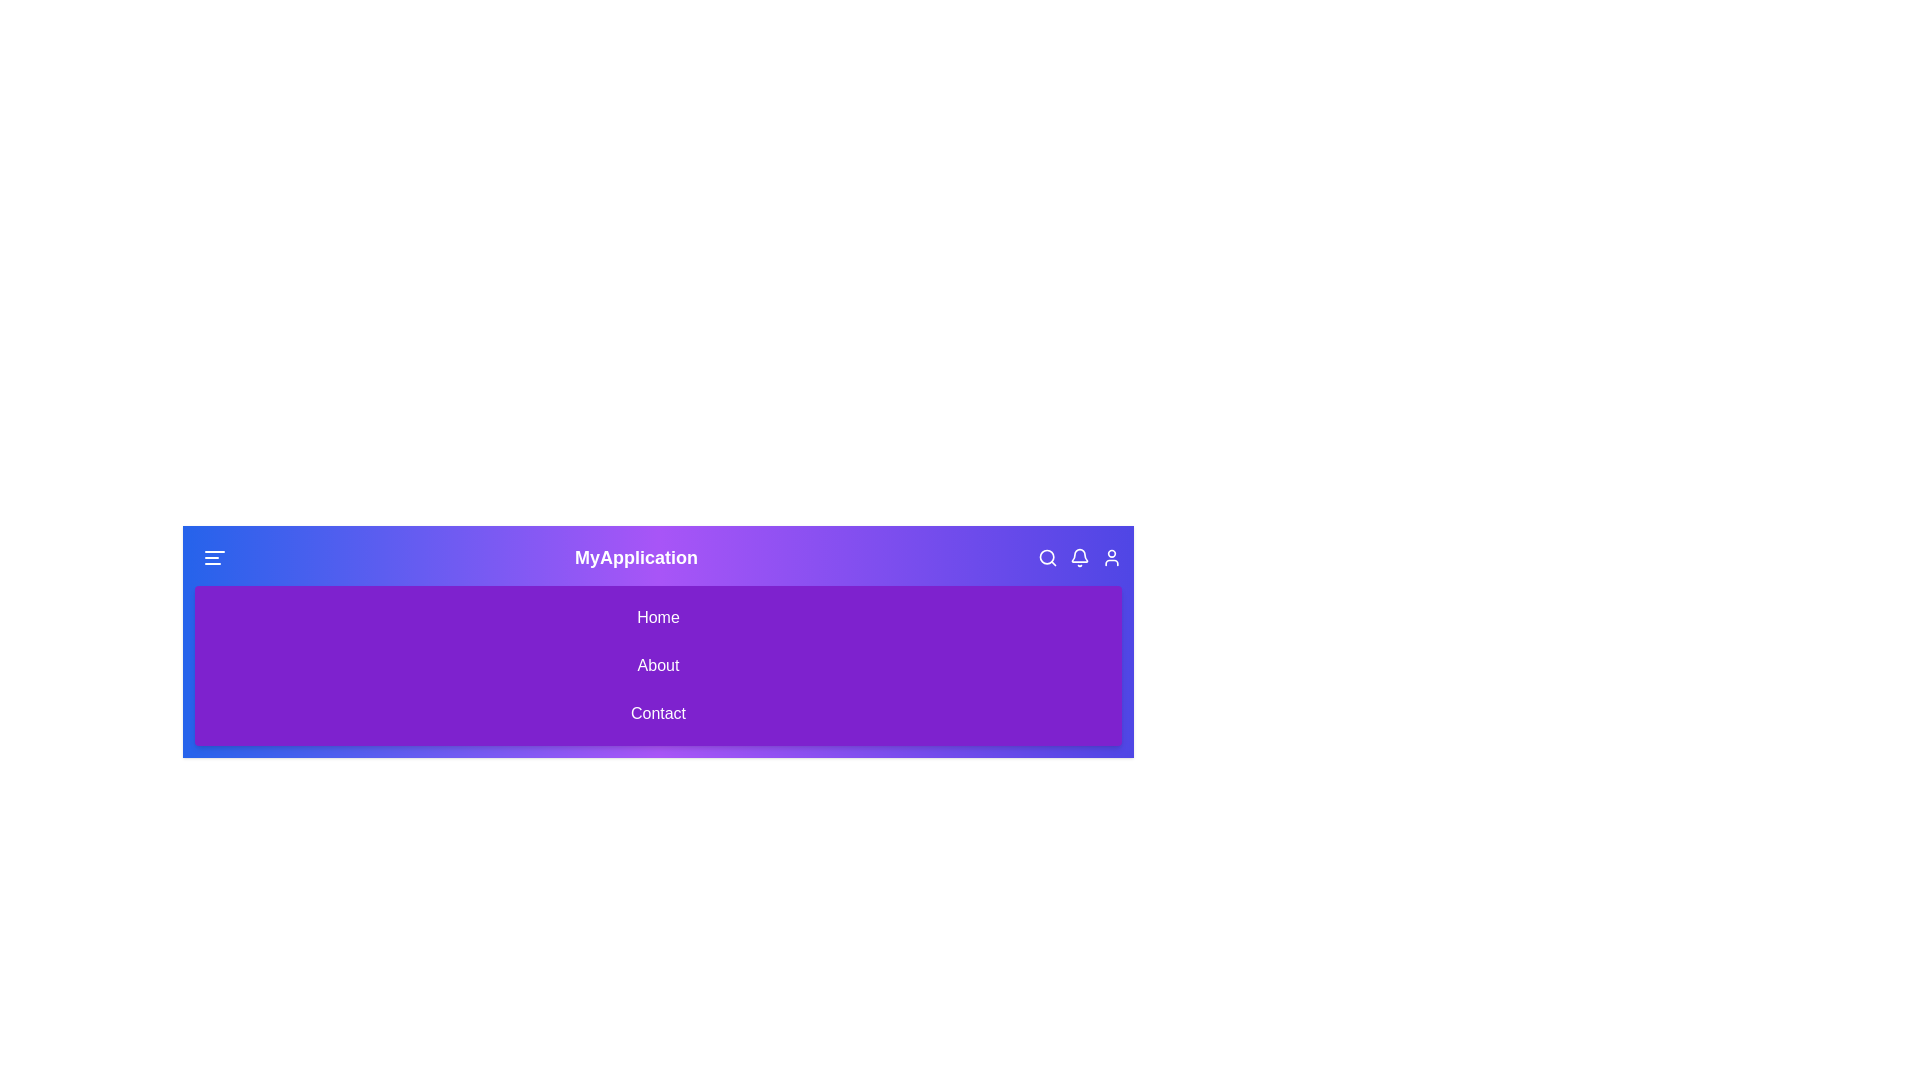 This screenshot has height=1080, width=1920. What do you see at coordinates (658, 666) in the screenshot?
I see `the 'About' menu item to navigate to the 'About' section` at bounding box center [658, 666].